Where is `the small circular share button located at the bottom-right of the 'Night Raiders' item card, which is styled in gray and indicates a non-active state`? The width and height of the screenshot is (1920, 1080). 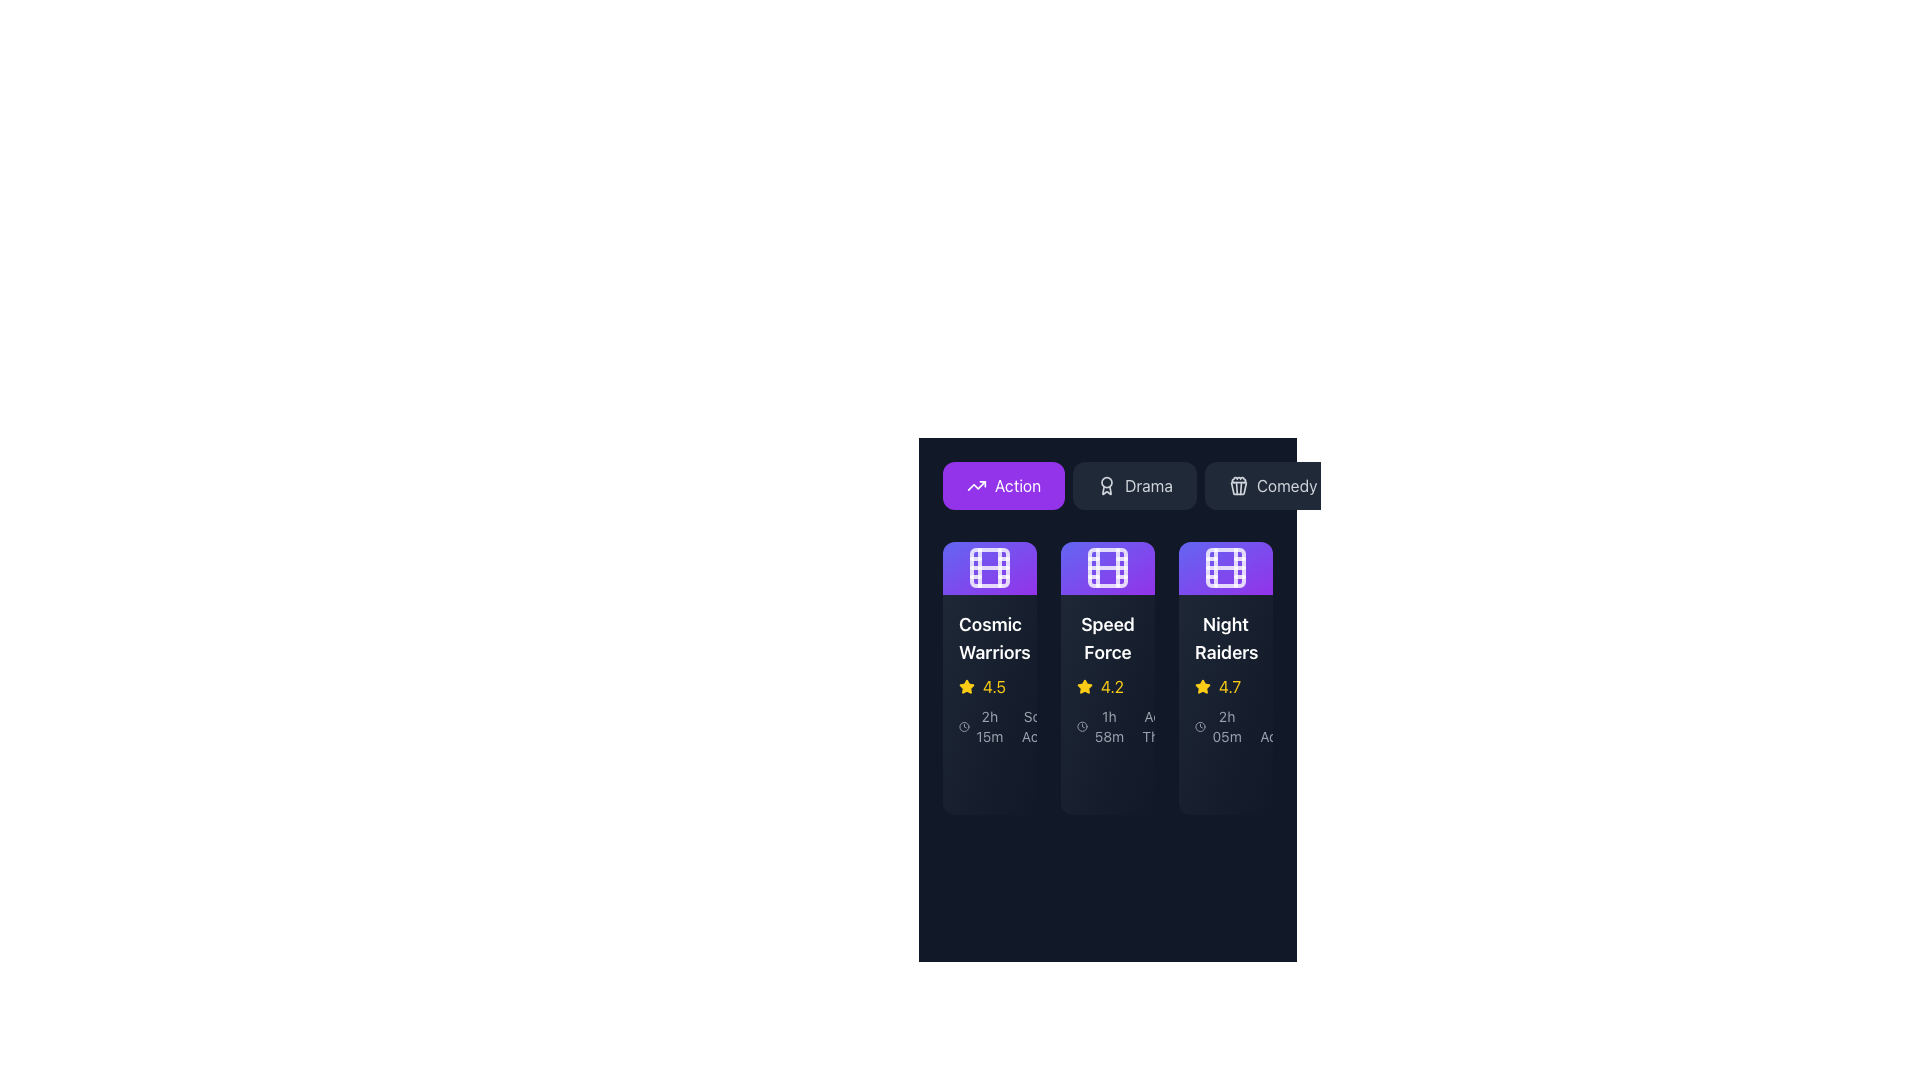 the small circular share button located at the bottom-right of the 'Night Raiders' item card, which is styled in gray and indicates a non-active state is located at coordinates (1224, 777).